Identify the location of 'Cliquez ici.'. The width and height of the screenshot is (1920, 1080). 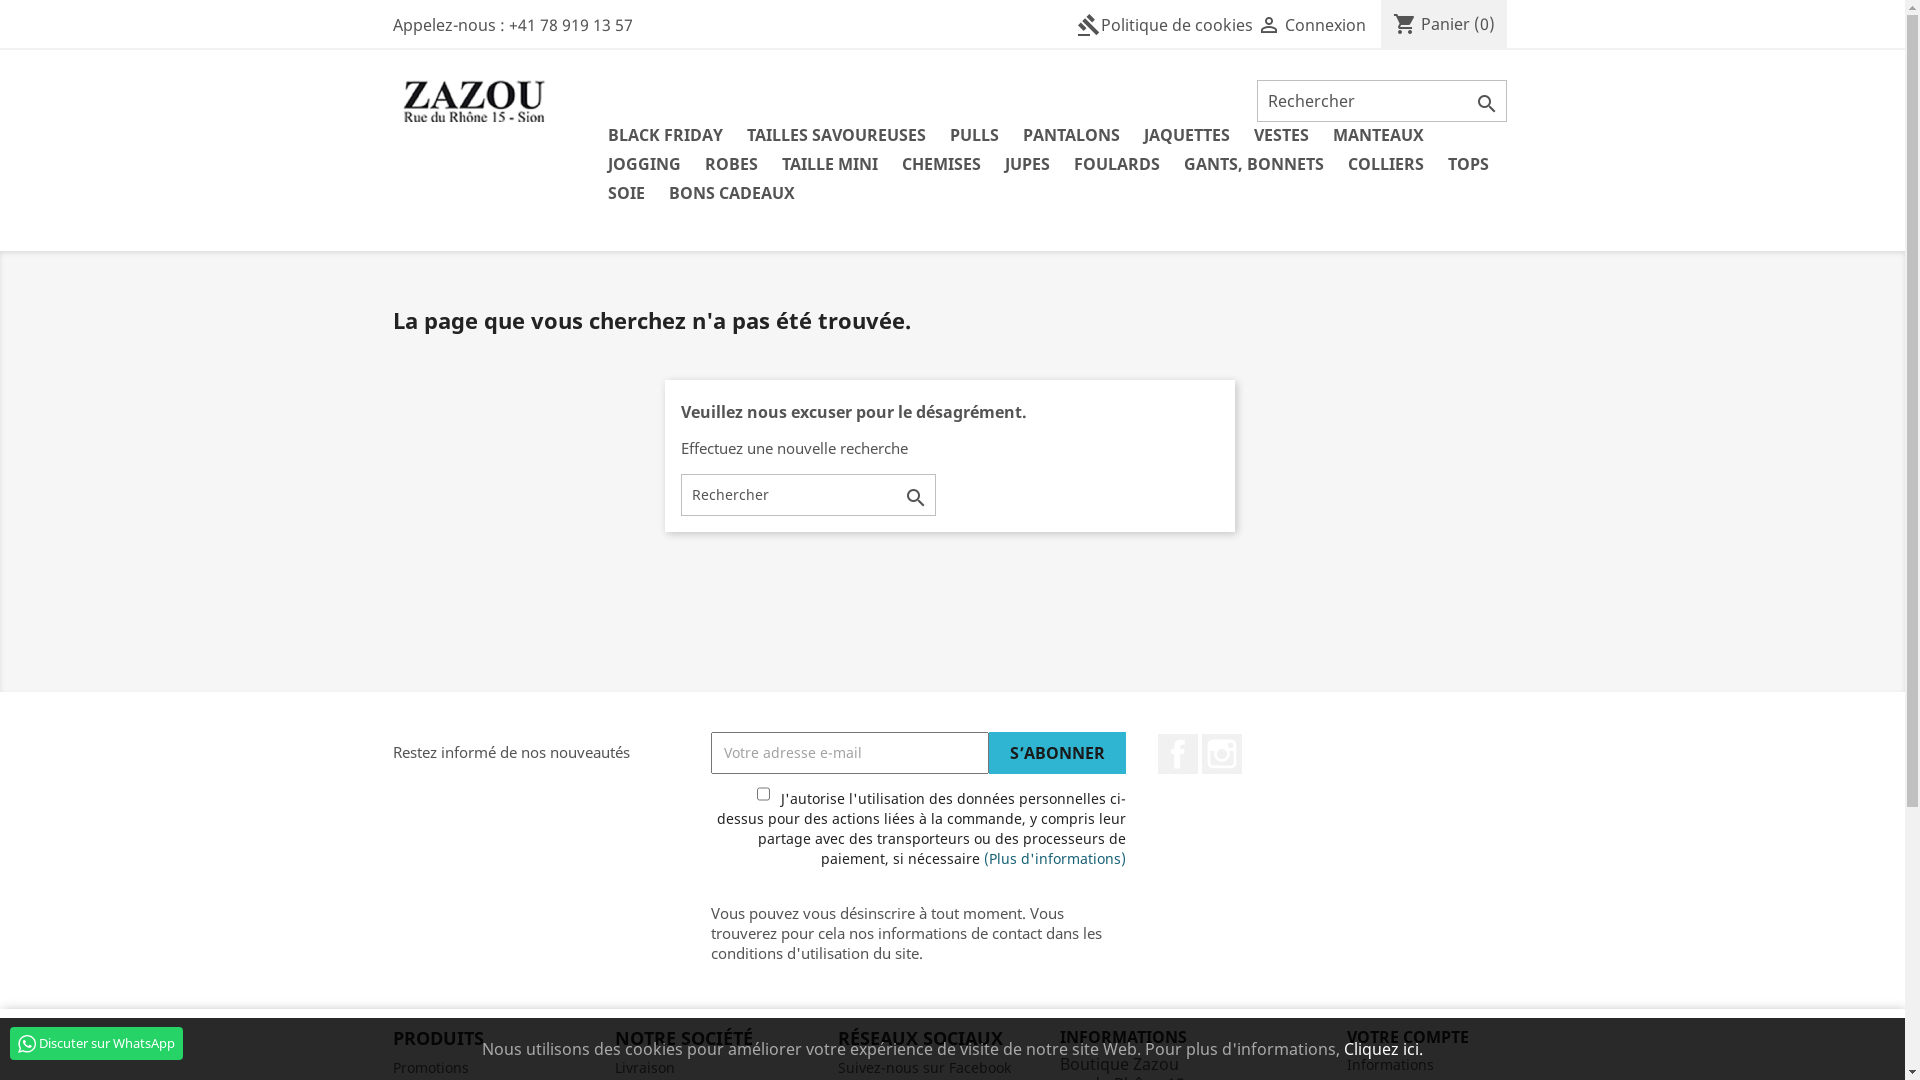
(1344, 1048).